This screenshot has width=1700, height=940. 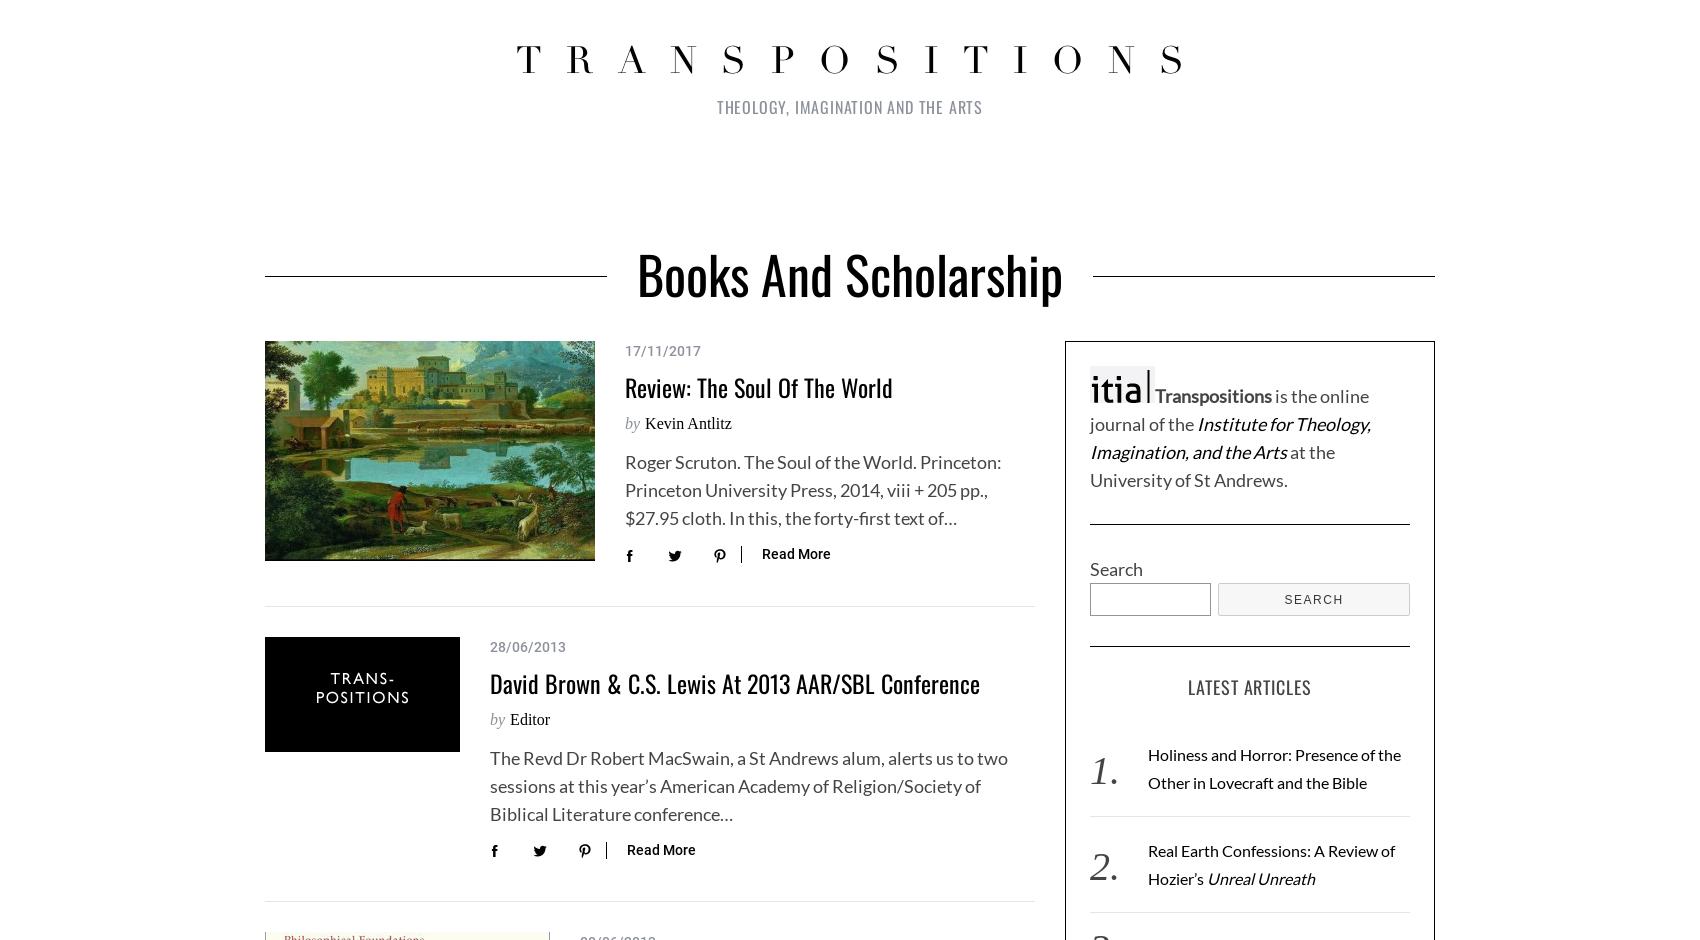 What do you see at coordinates (1269, 863) in the screenshot?
I see `'Real Earth Confessions: A Review of Hozier’s'` at bounding box center [1269, 863].